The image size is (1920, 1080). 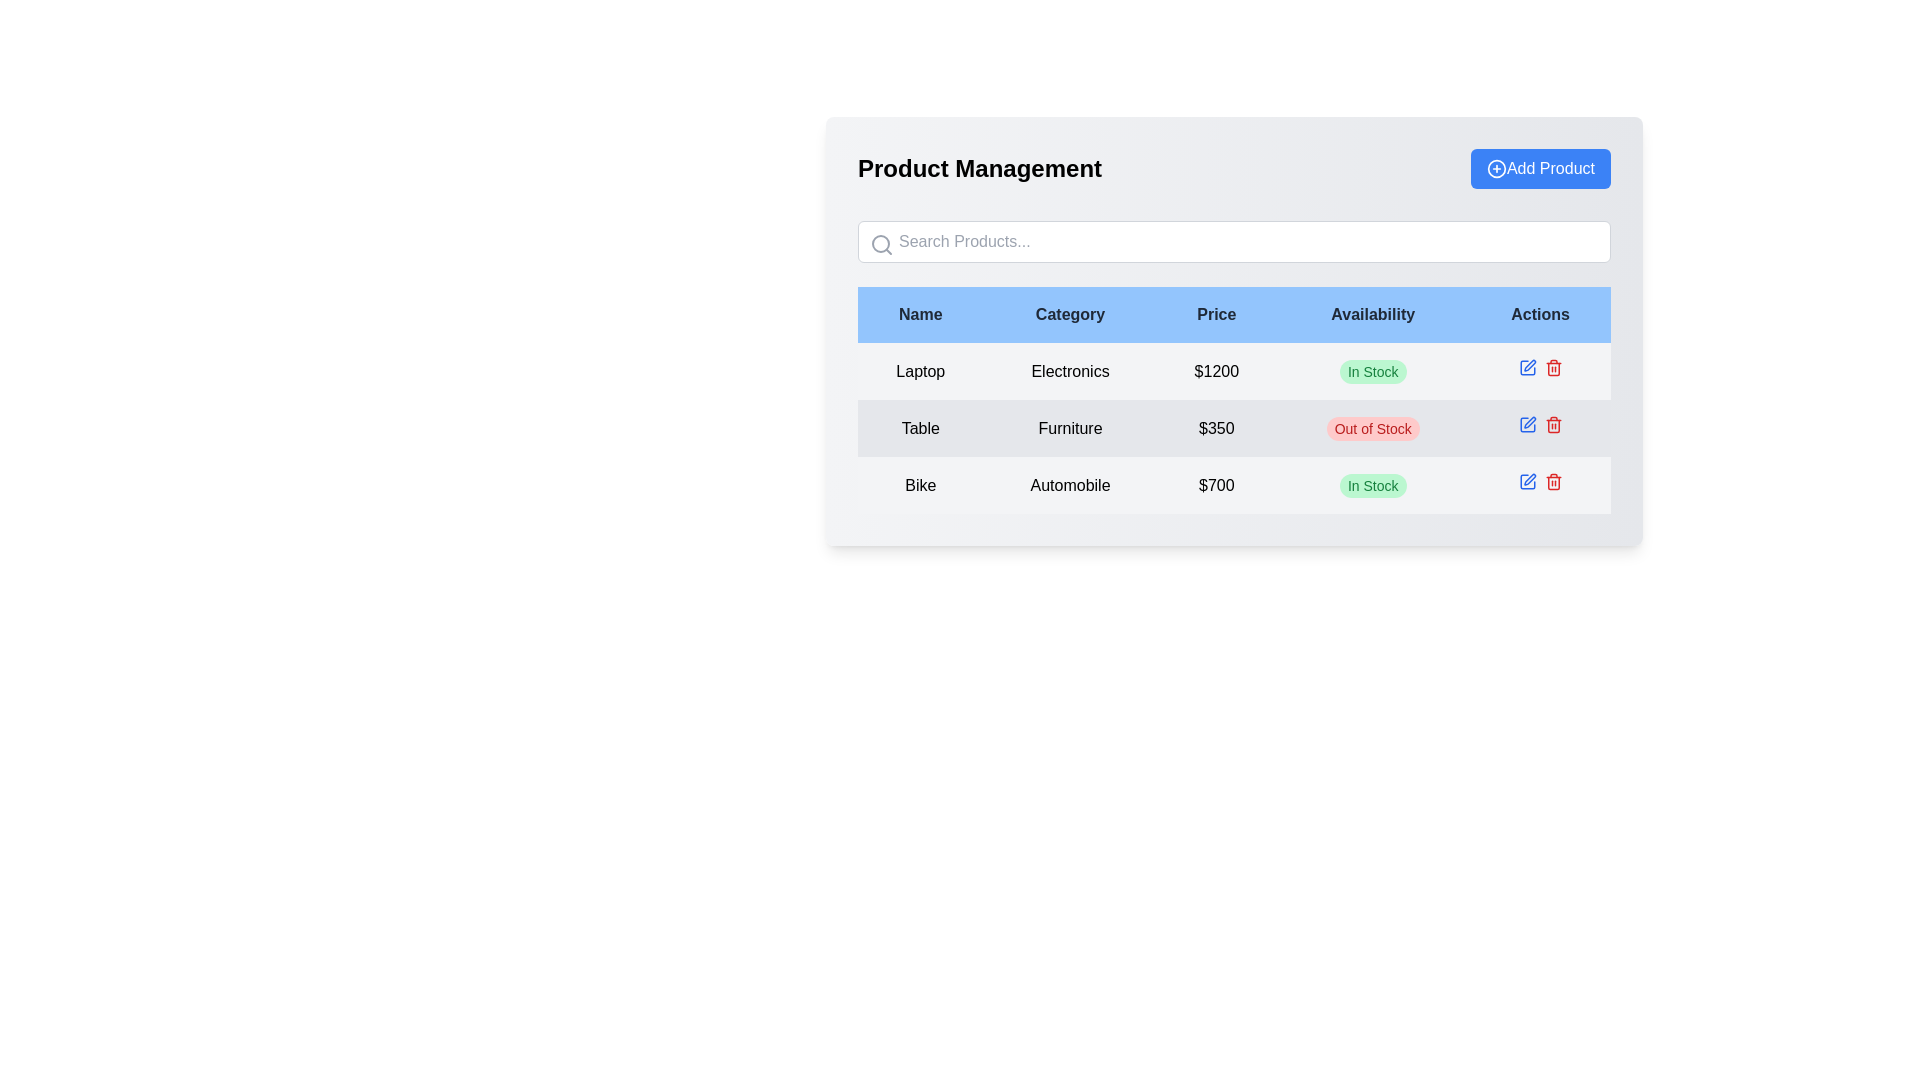 I want to click on displayed status of the 'Out of Stock' badge, which is a rectangular badge with a light red background and bold red text, located in the 'Availability' column of the second row of the table, so click(x=1372, y=427).